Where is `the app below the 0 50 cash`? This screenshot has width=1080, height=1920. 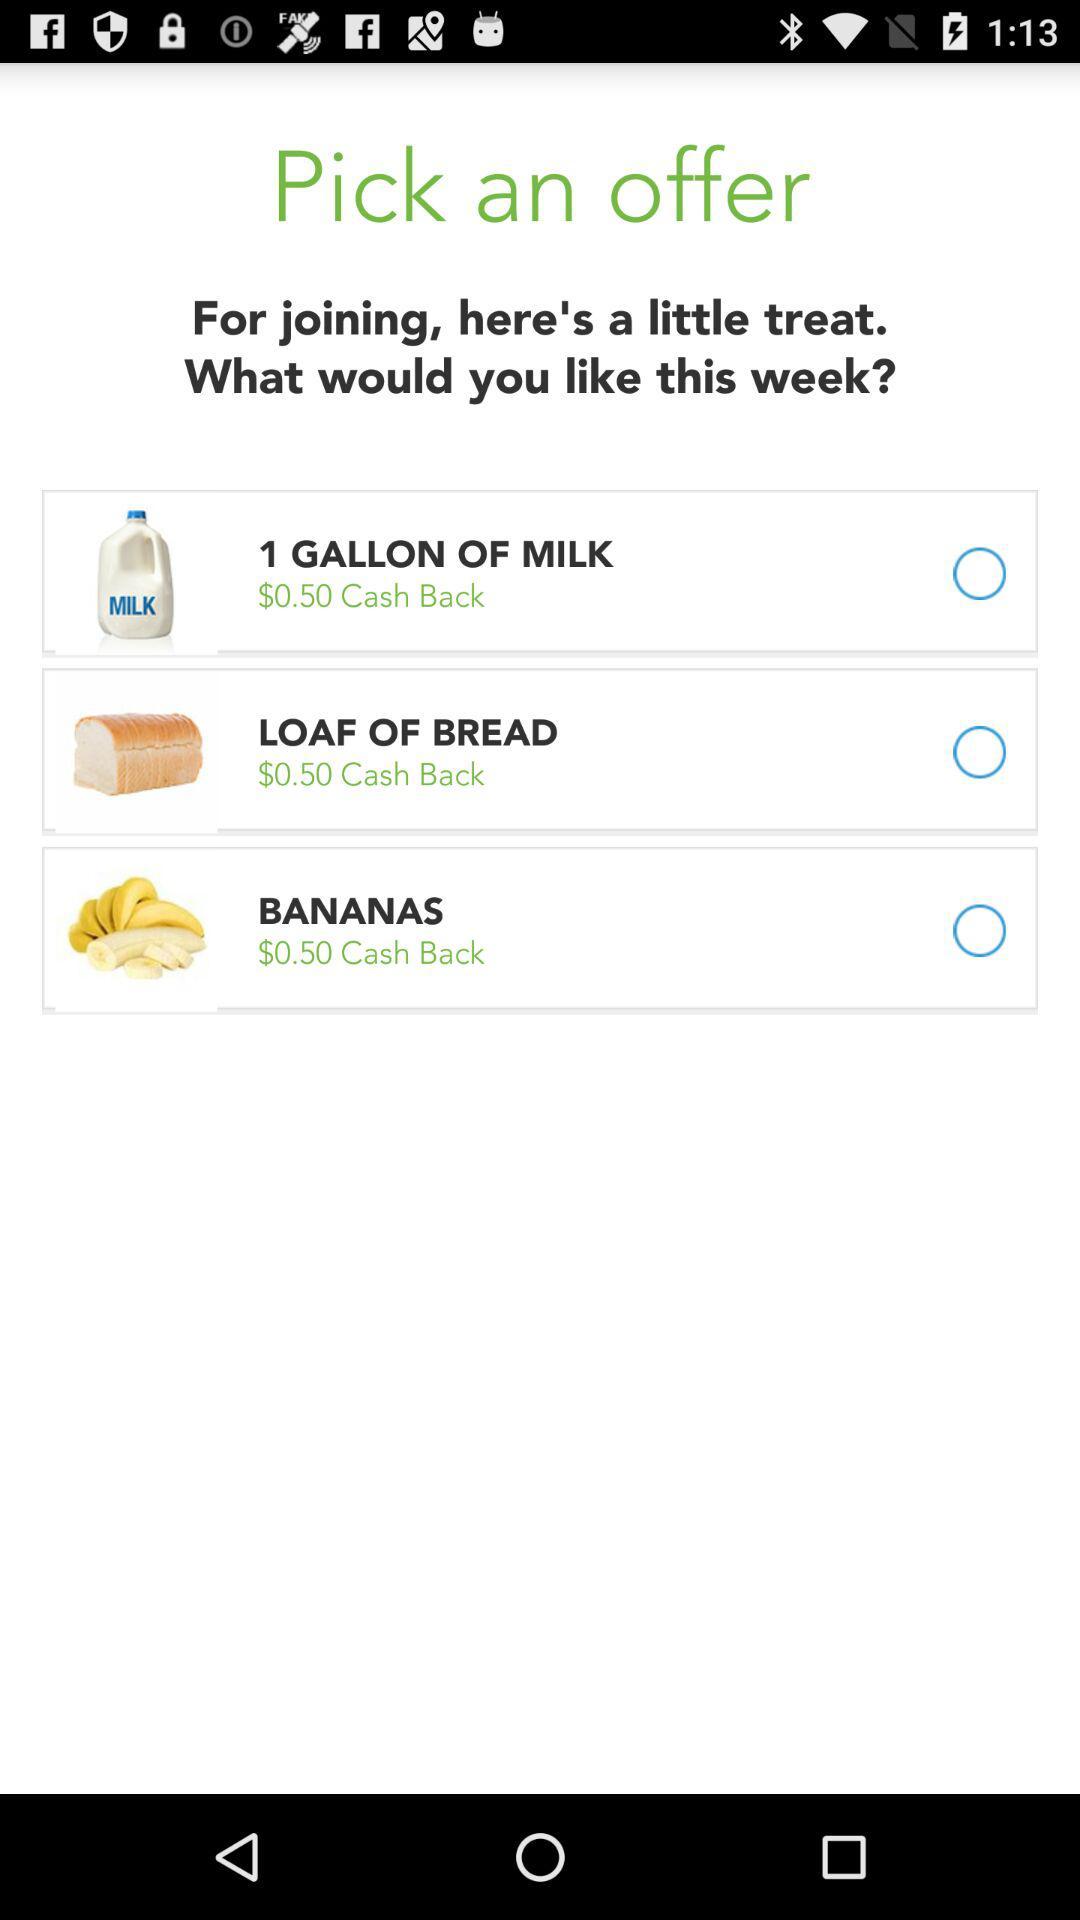
the app below the 0 50 cash is located at coordinates (407, 731).